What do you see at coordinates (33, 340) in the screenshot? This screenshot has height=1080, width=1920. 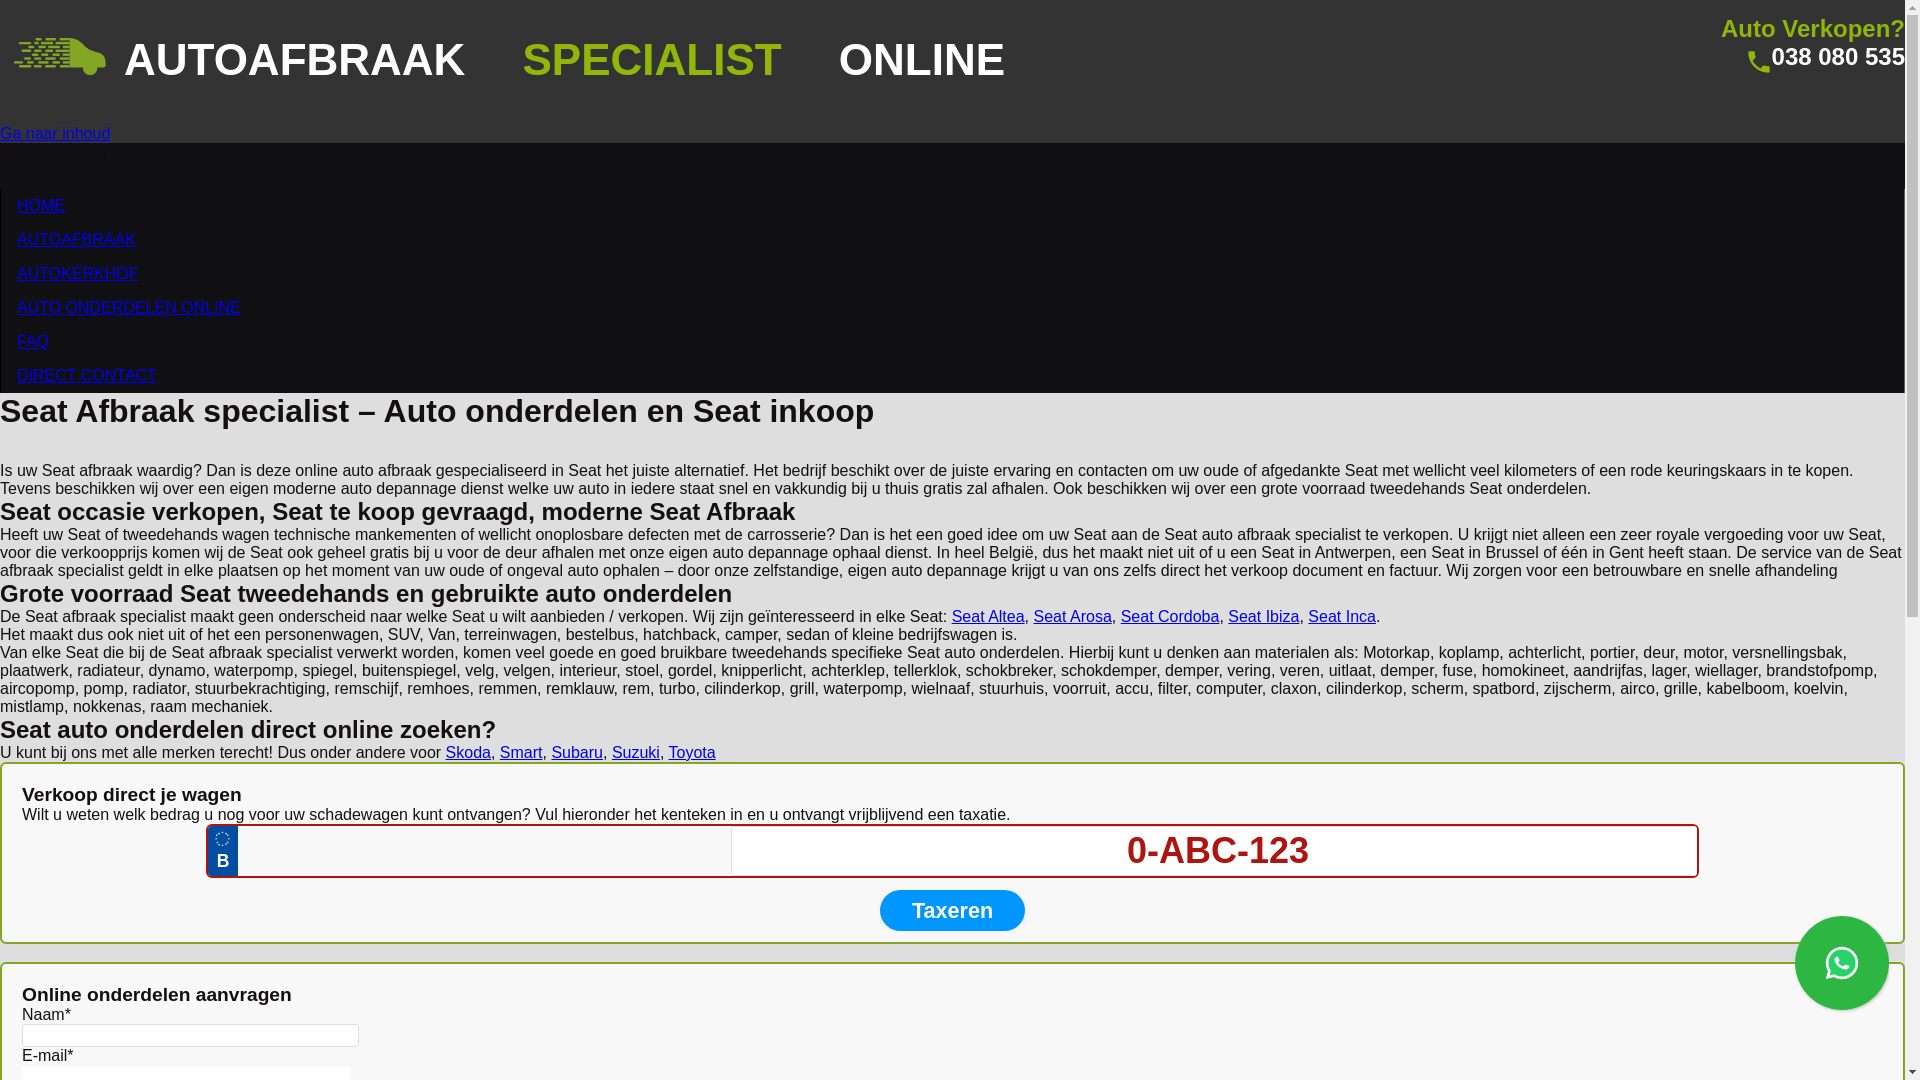 I see `'FAQ'` at bounding box center [33, 340].